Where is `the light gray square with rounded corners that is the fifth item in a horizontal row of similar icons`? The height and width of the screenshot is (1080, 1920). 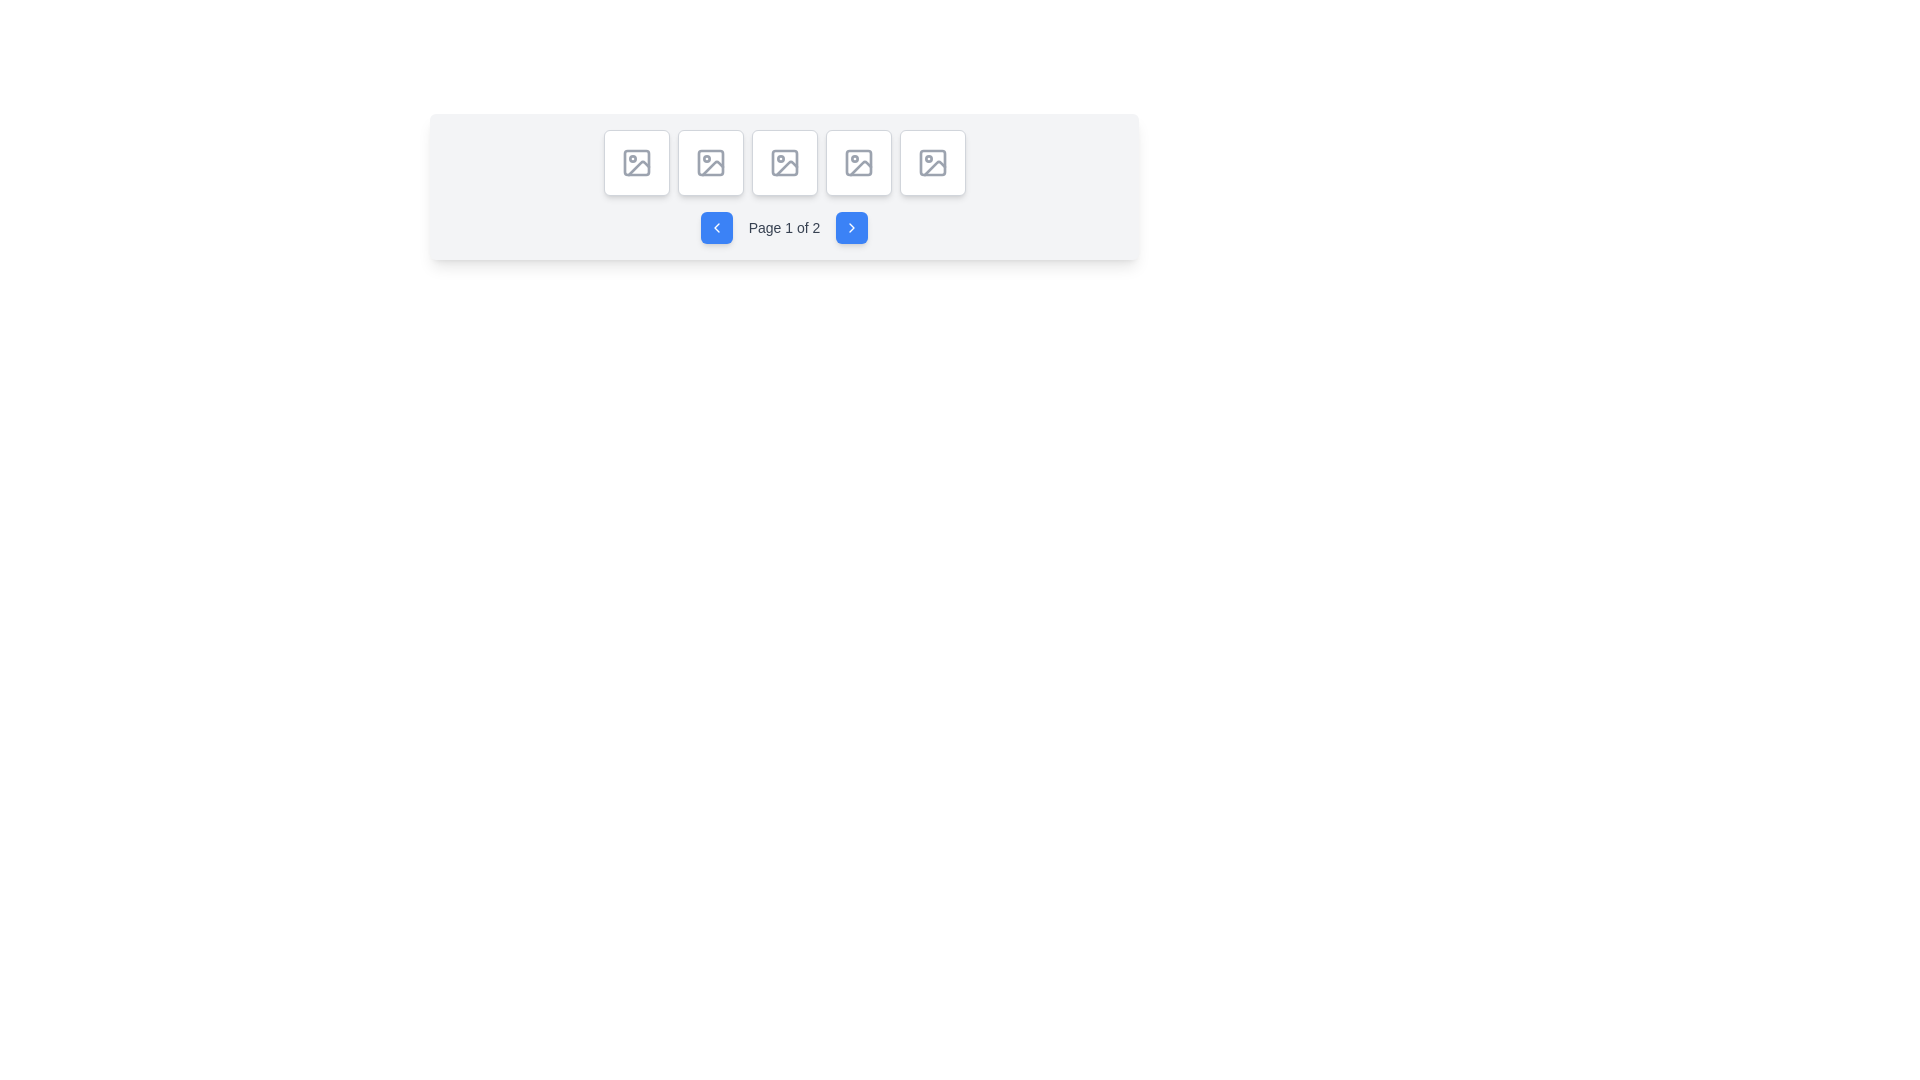 the light gray square with rounded corners that is the fifth item in a horizontal row of similar icons is located at coordinates (931, 161).